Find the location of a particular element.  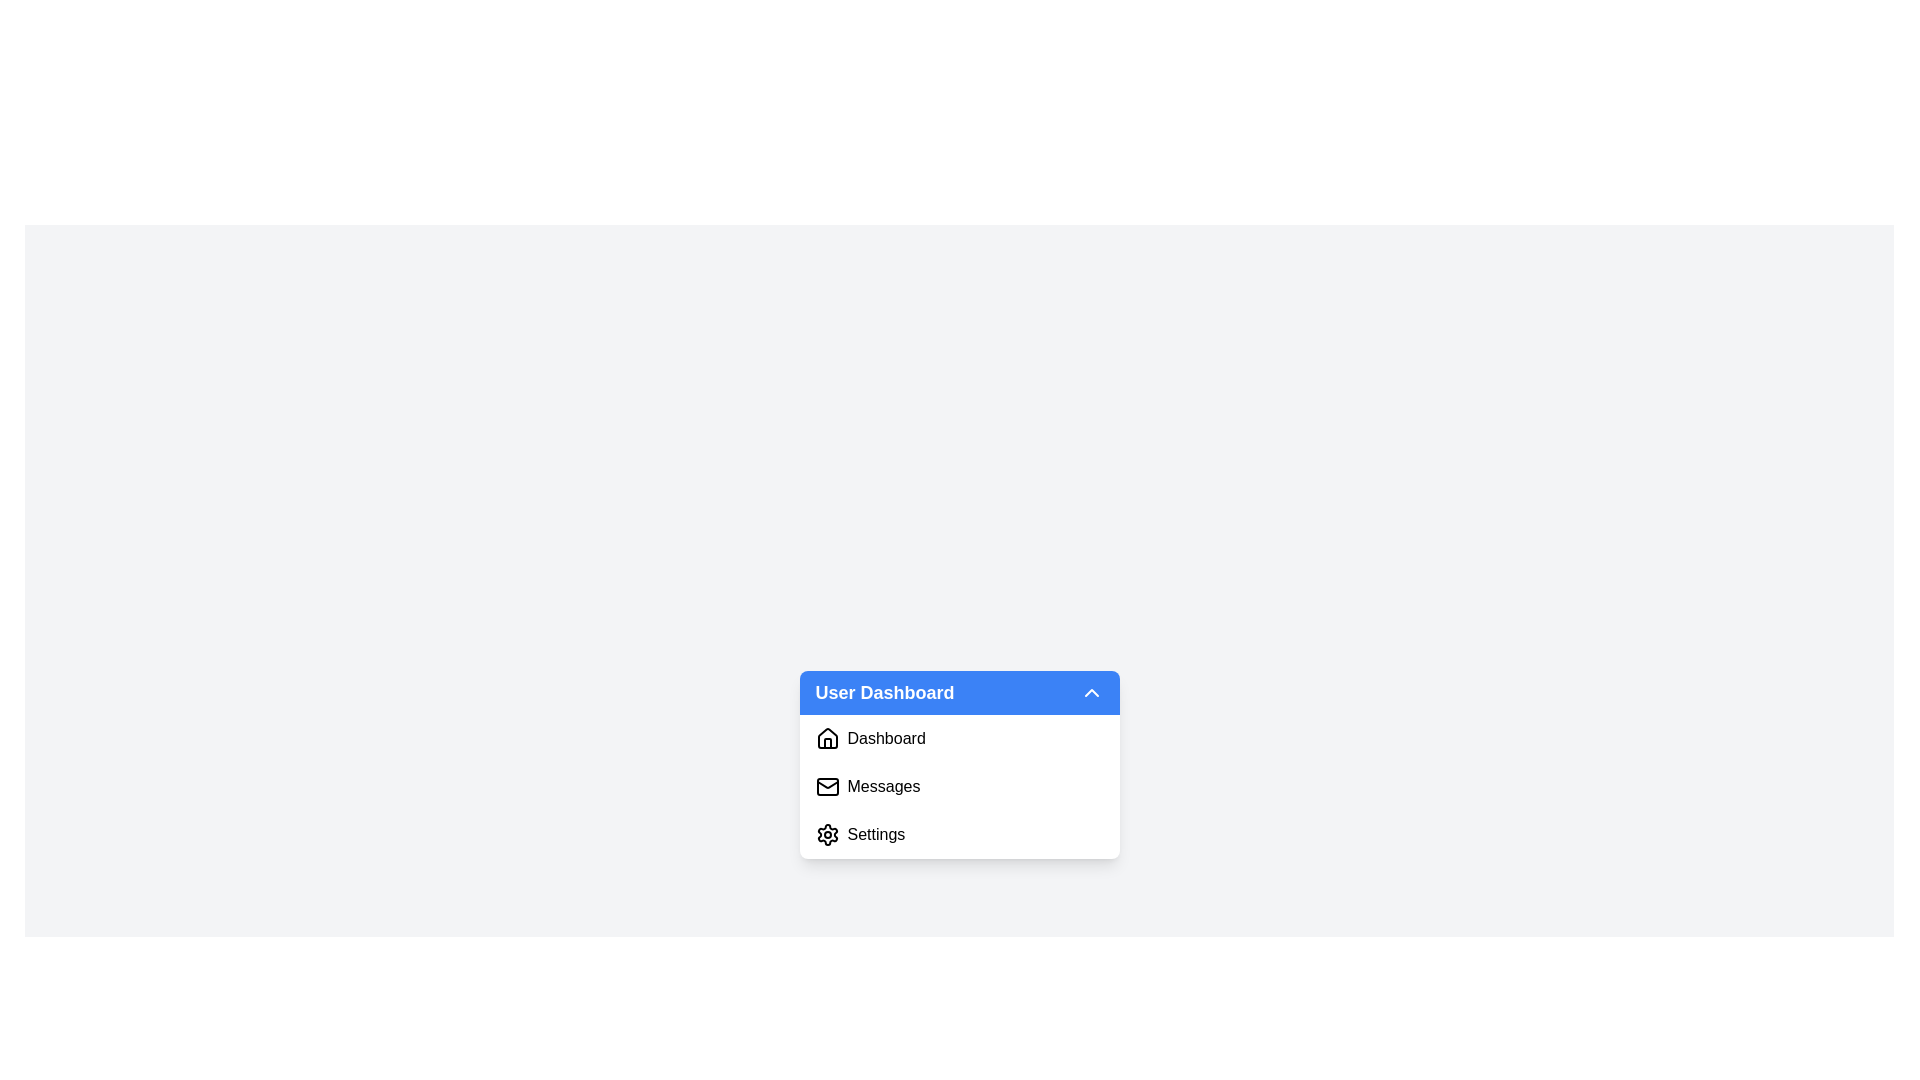

the settings gear icon, which is a black circular icon with gear teeth, located adjacent to the 'Settings' label in the menu is located at coordinates (827, 834).